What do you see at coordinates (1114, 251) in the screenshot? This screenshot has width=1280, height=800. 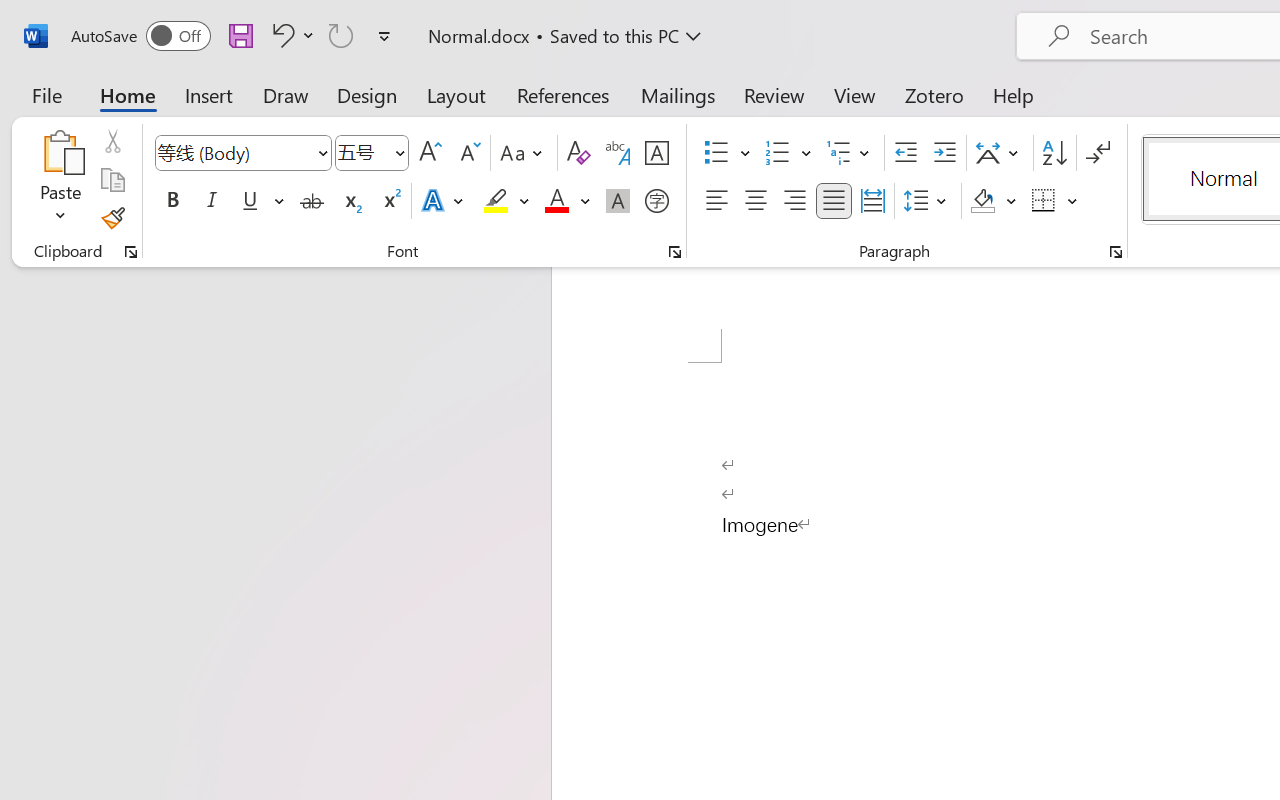 I see `'Paragraph...'` at bounding box center [1114, 251].